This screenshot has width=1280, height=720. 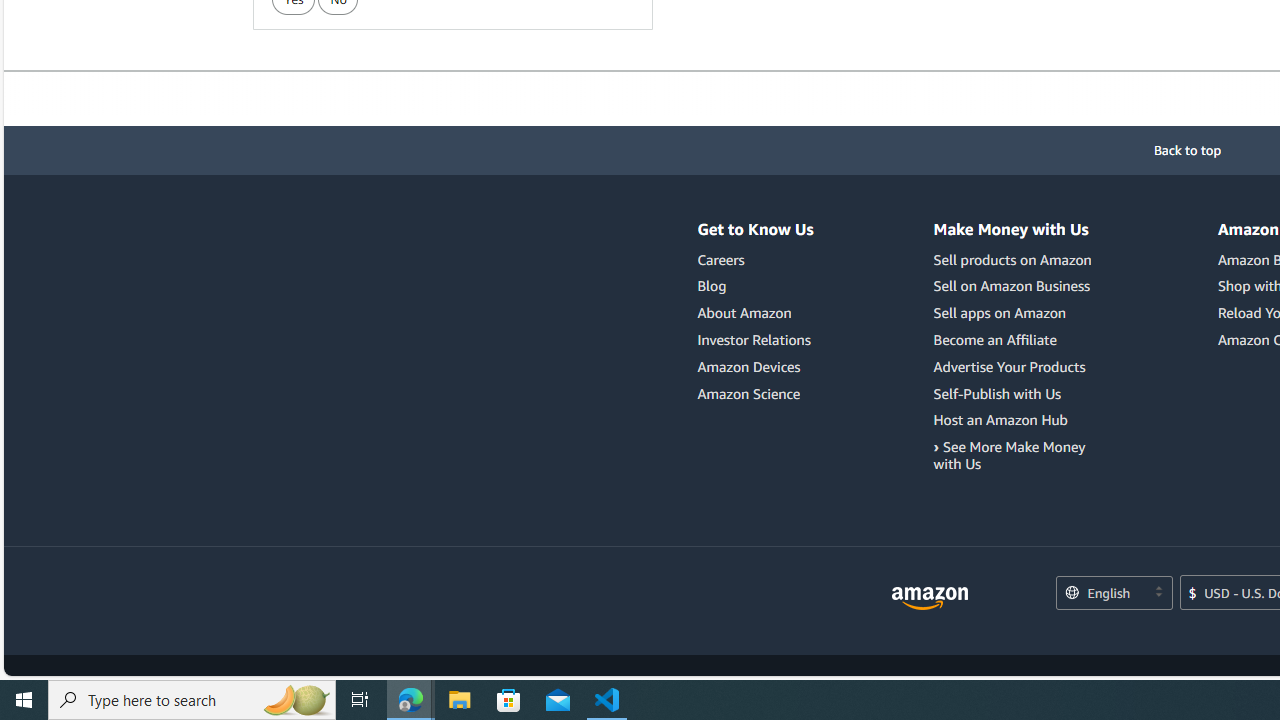 What do you see at coordinates (1009, 366) in the screenshot?
I see `'Advertise Your Products'` at bounding box center [1009, 366].